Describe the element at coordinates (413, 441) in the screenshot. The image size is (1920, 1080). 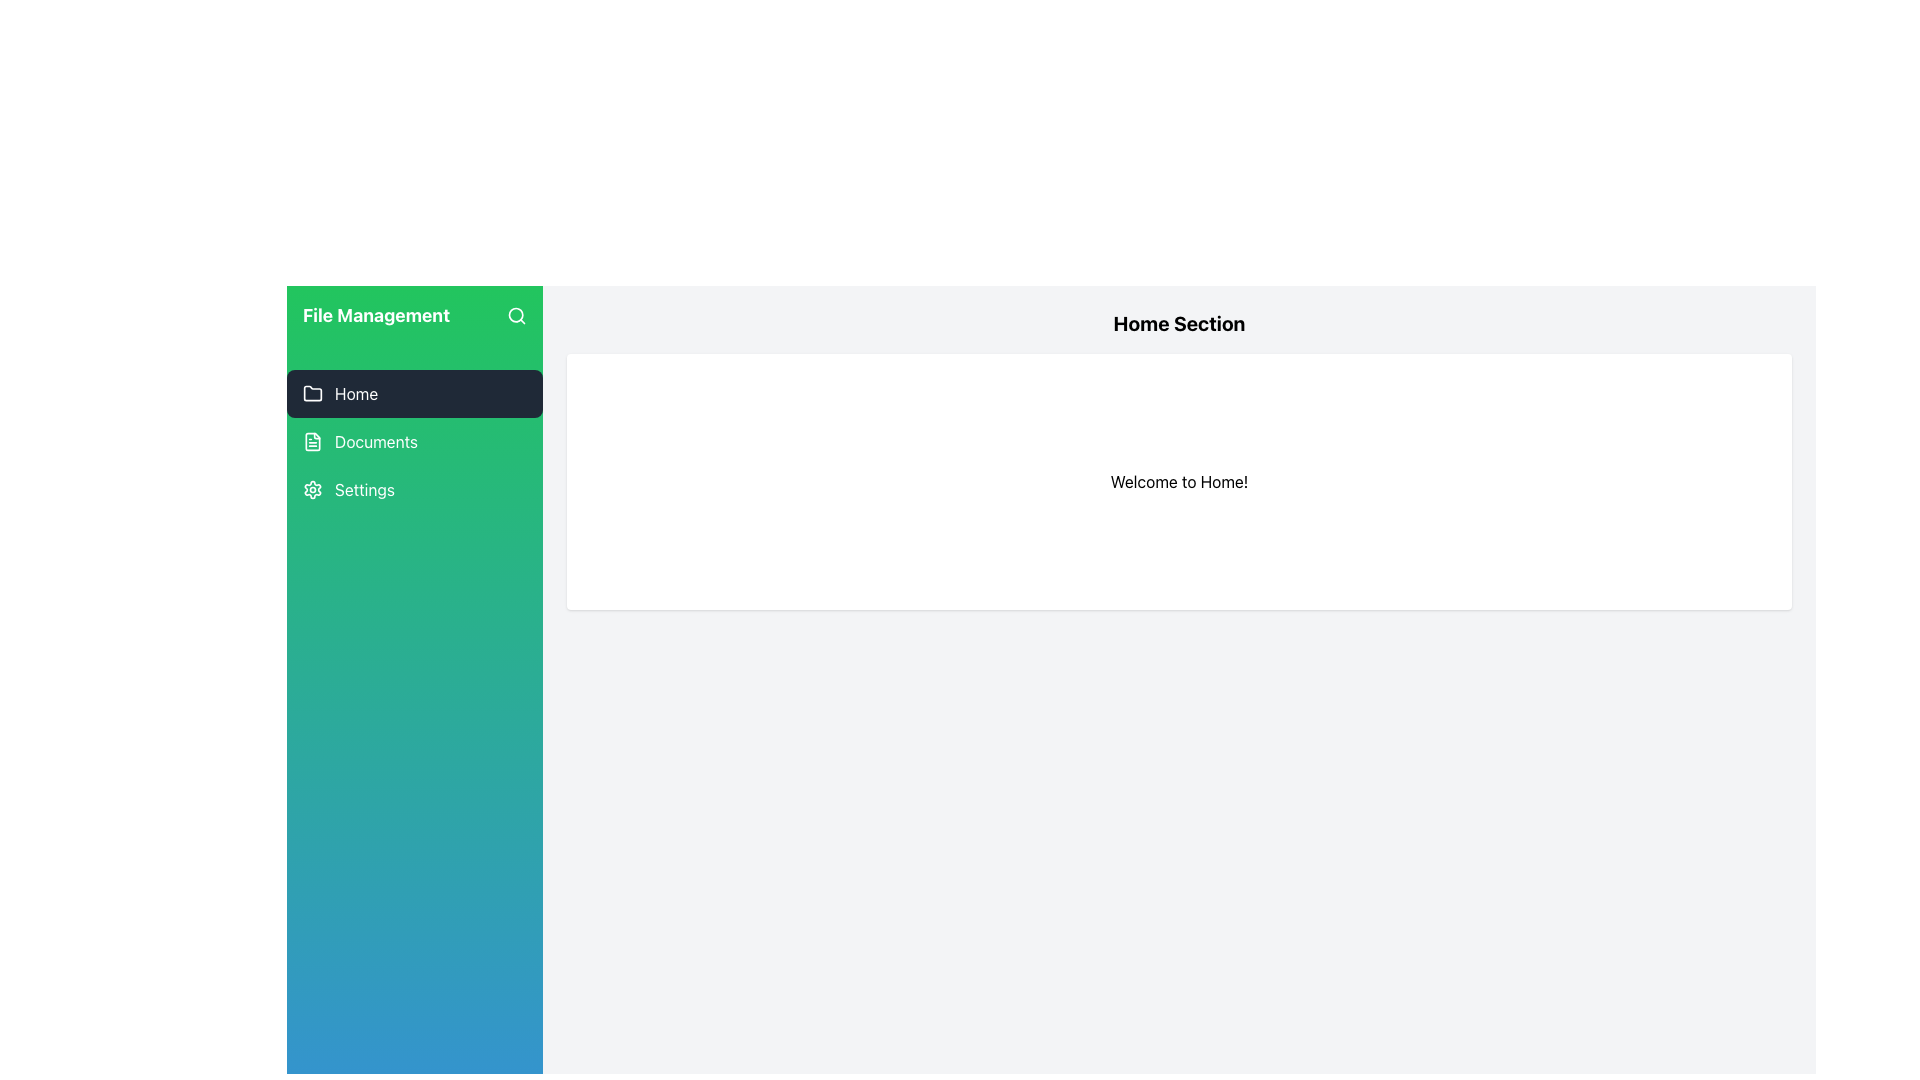
I see `the 'Documents' button located in the left sidebar, which is the second button in a vertical list of three buttons between 'Home' and 'Settings'` at that location.